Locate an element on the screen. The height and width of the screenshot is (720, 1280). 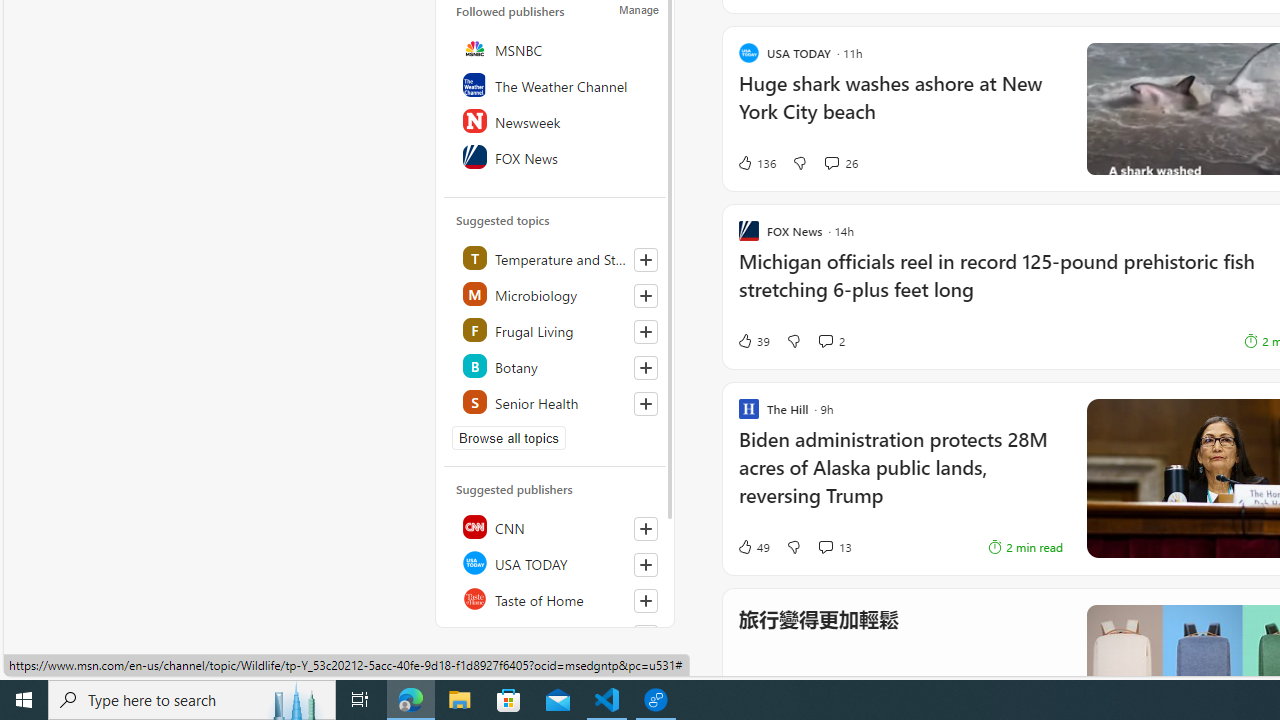
'Manage' is located at coordinates (638, 10).